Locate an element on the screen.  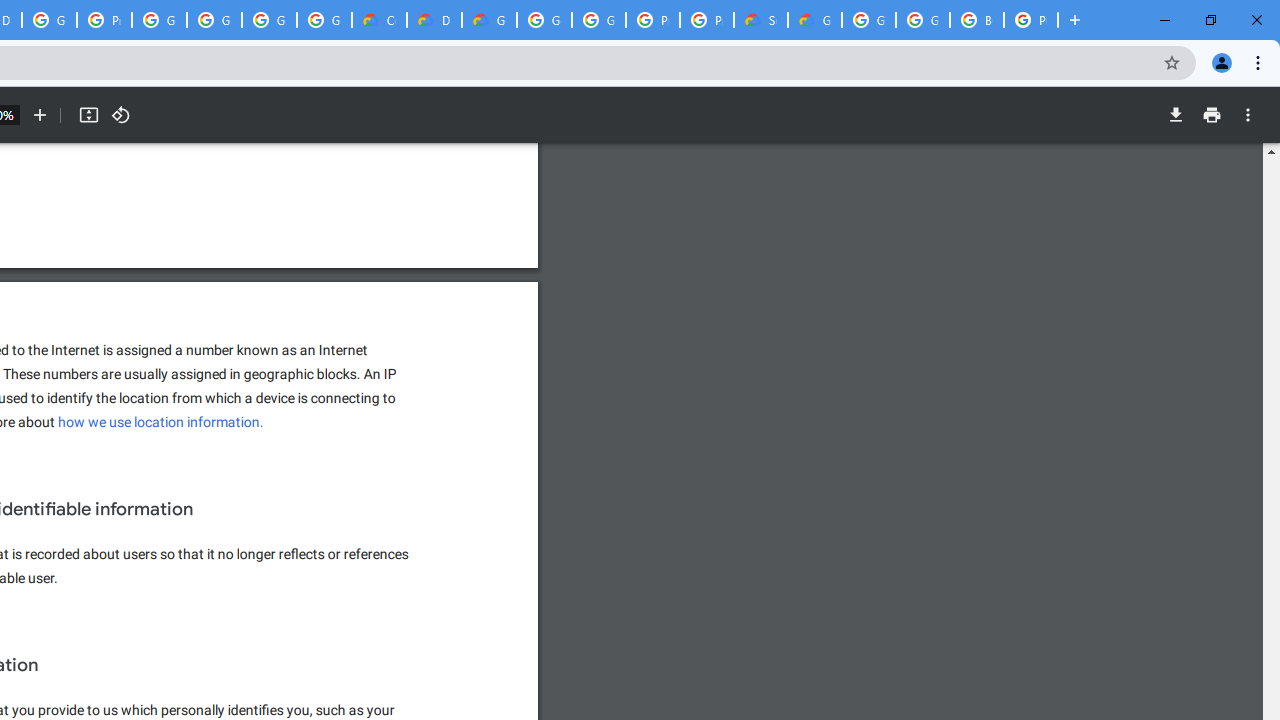
'Gemini for Business and Developers | Google Cloud' is located at coordinates (489, 20).